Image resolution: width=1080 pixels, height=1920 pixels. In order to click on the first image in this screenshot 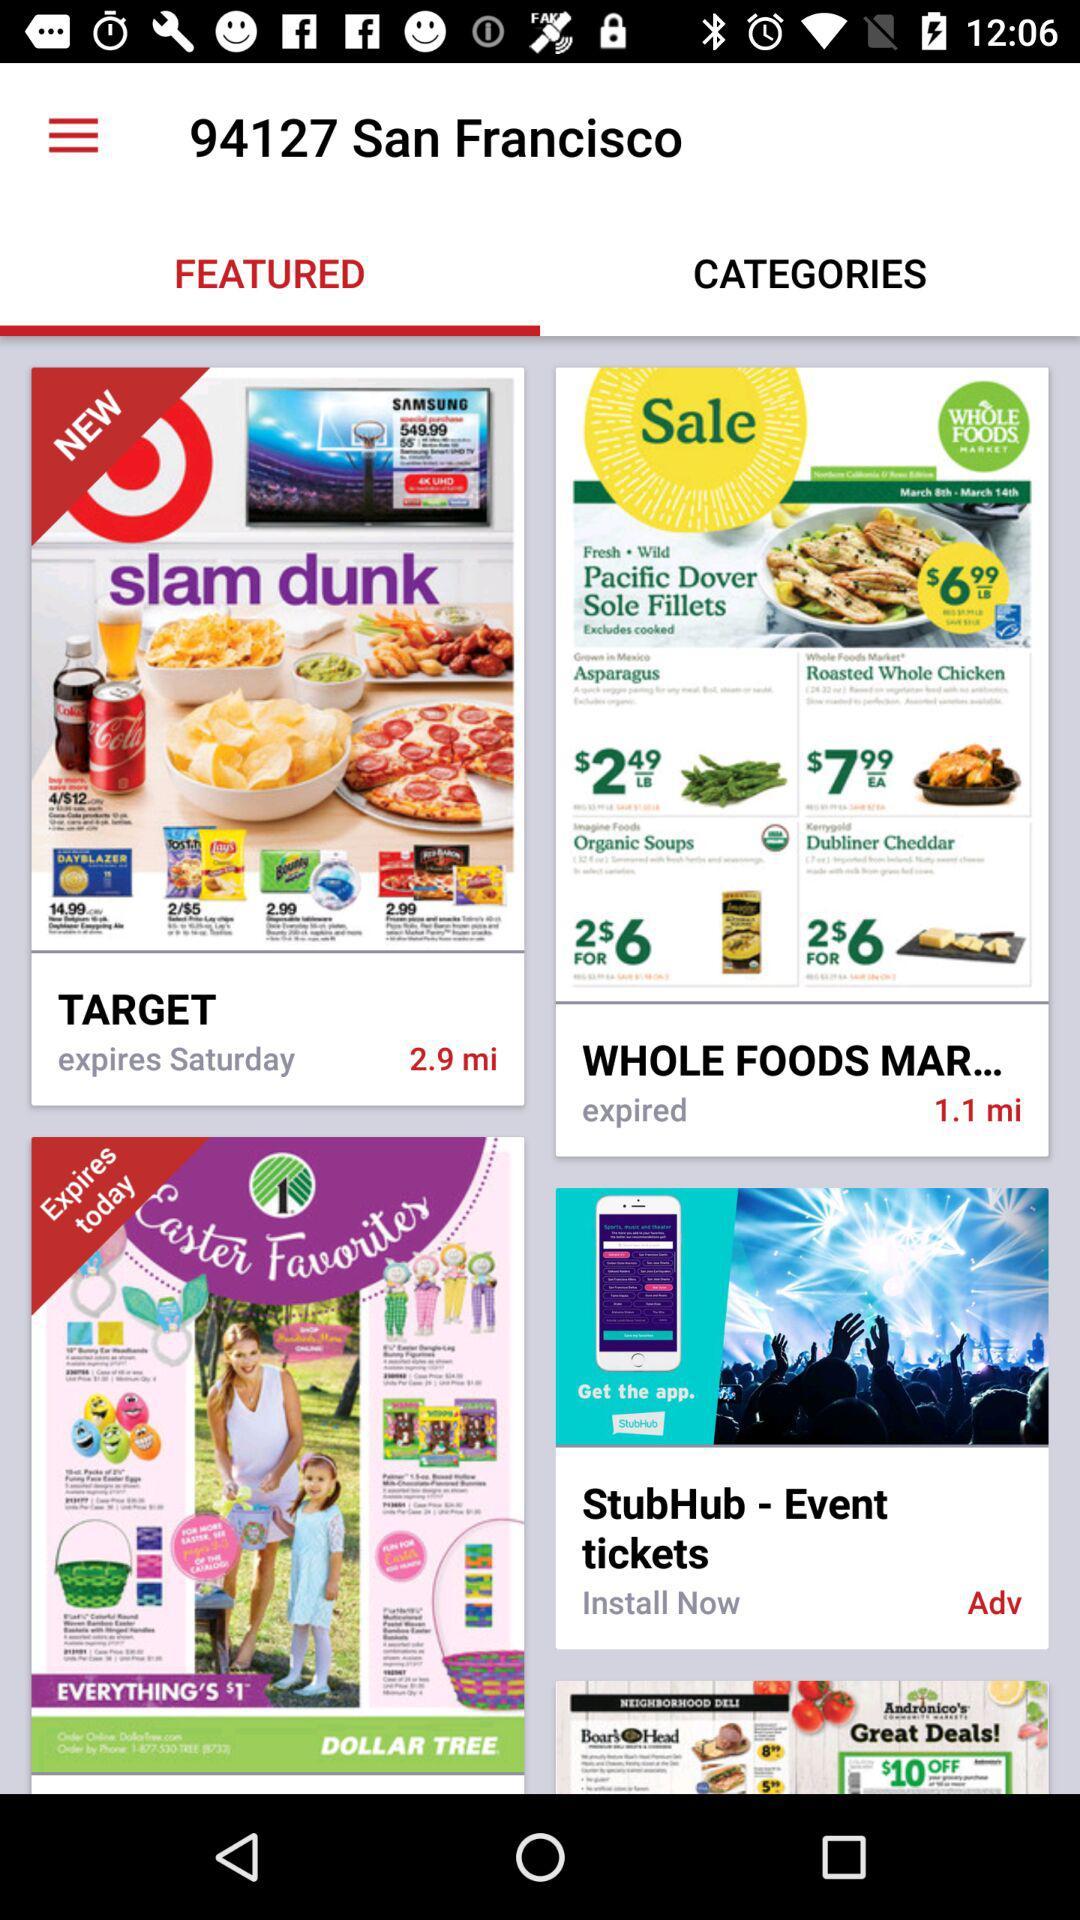, I will do `click(277, 736)`.